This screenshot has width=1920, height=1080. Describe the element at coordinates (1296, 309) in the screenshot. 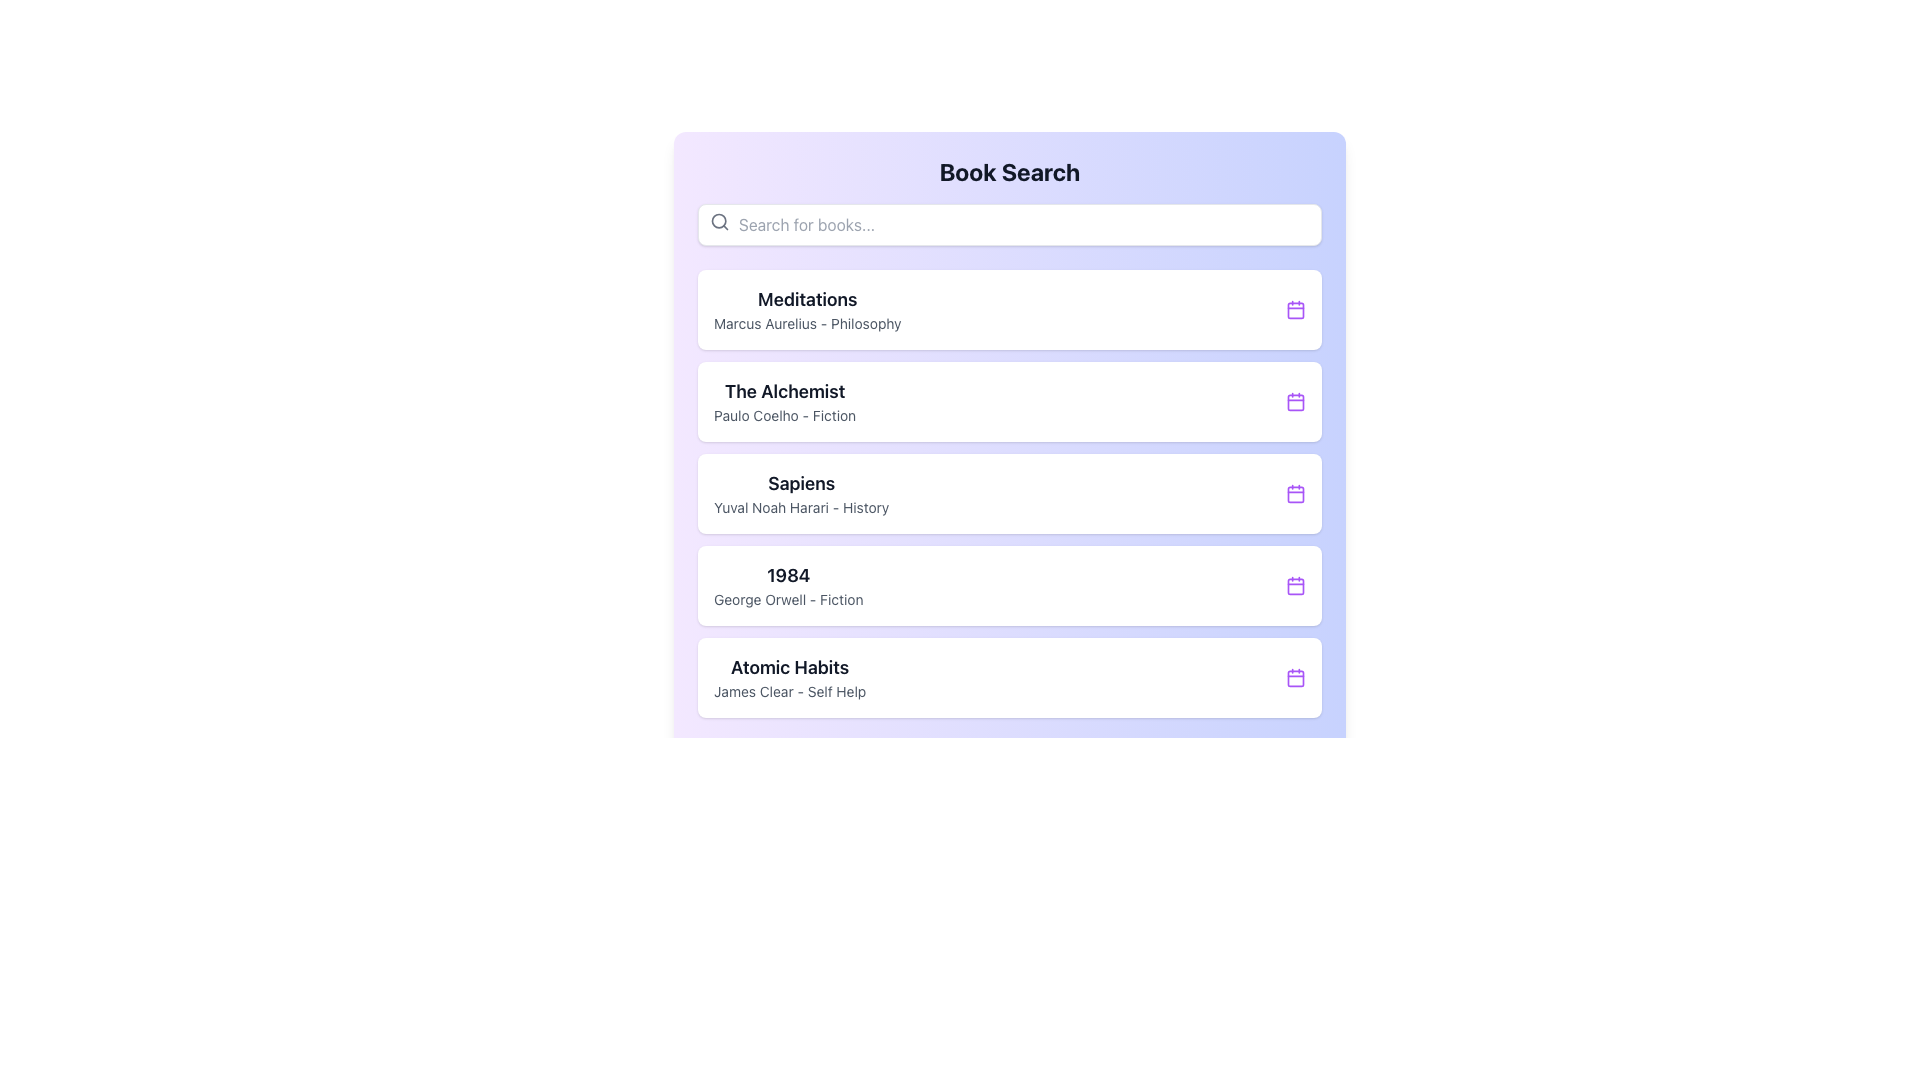

I see `the small rounded rectangle styled in a vivid icon-like manner, located within the calendar graphic and positioned to the right of the text 'Meditations'` at that location.